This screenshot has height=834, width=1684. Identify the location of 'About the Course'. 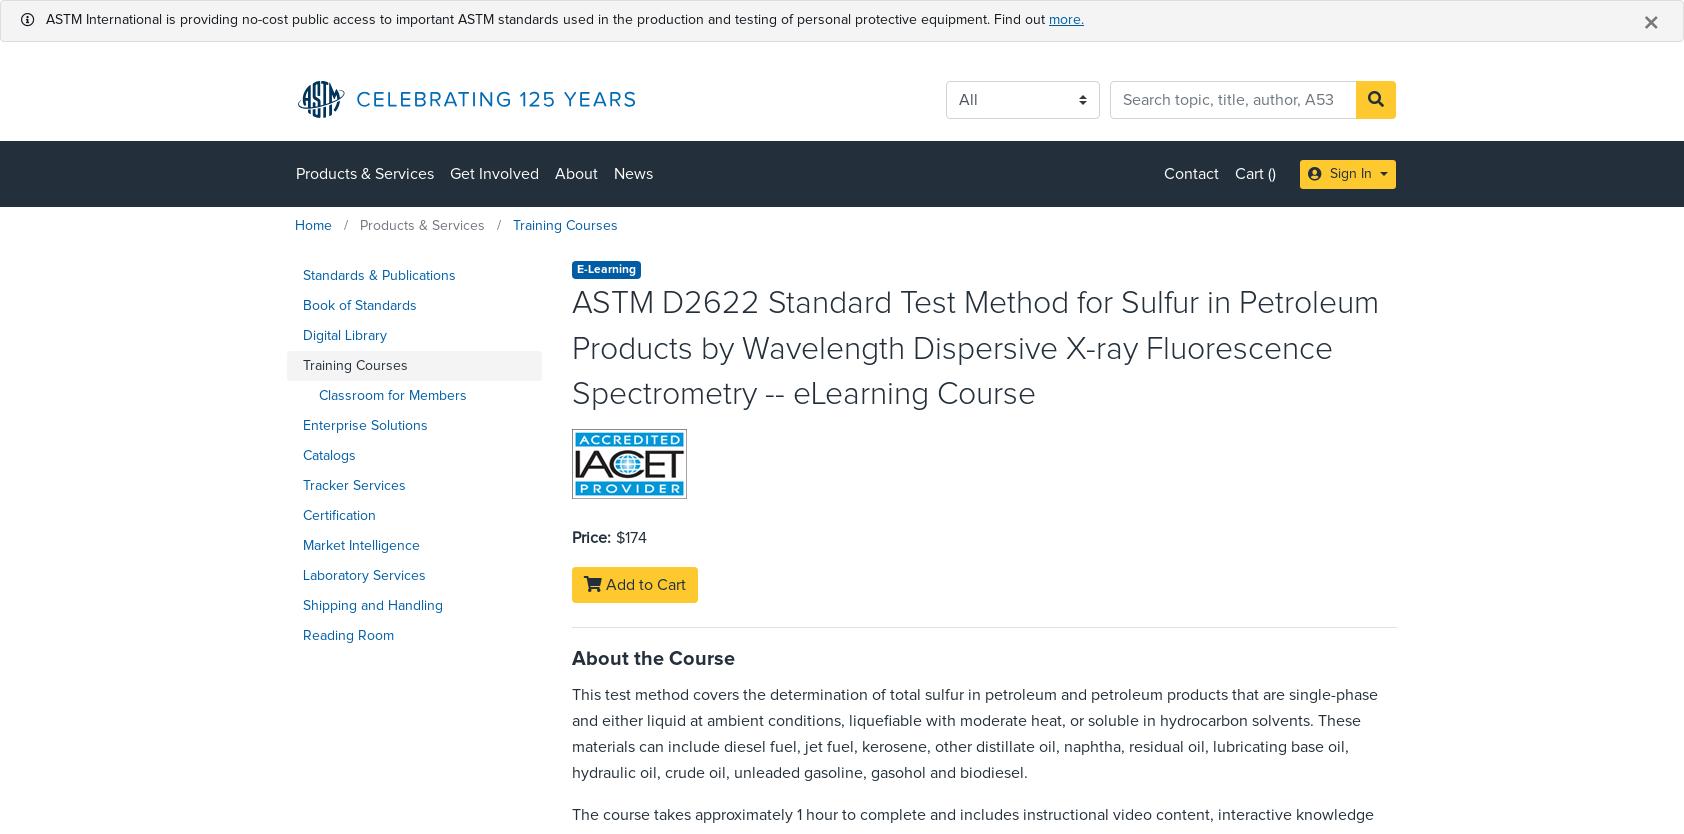
(653, 658).